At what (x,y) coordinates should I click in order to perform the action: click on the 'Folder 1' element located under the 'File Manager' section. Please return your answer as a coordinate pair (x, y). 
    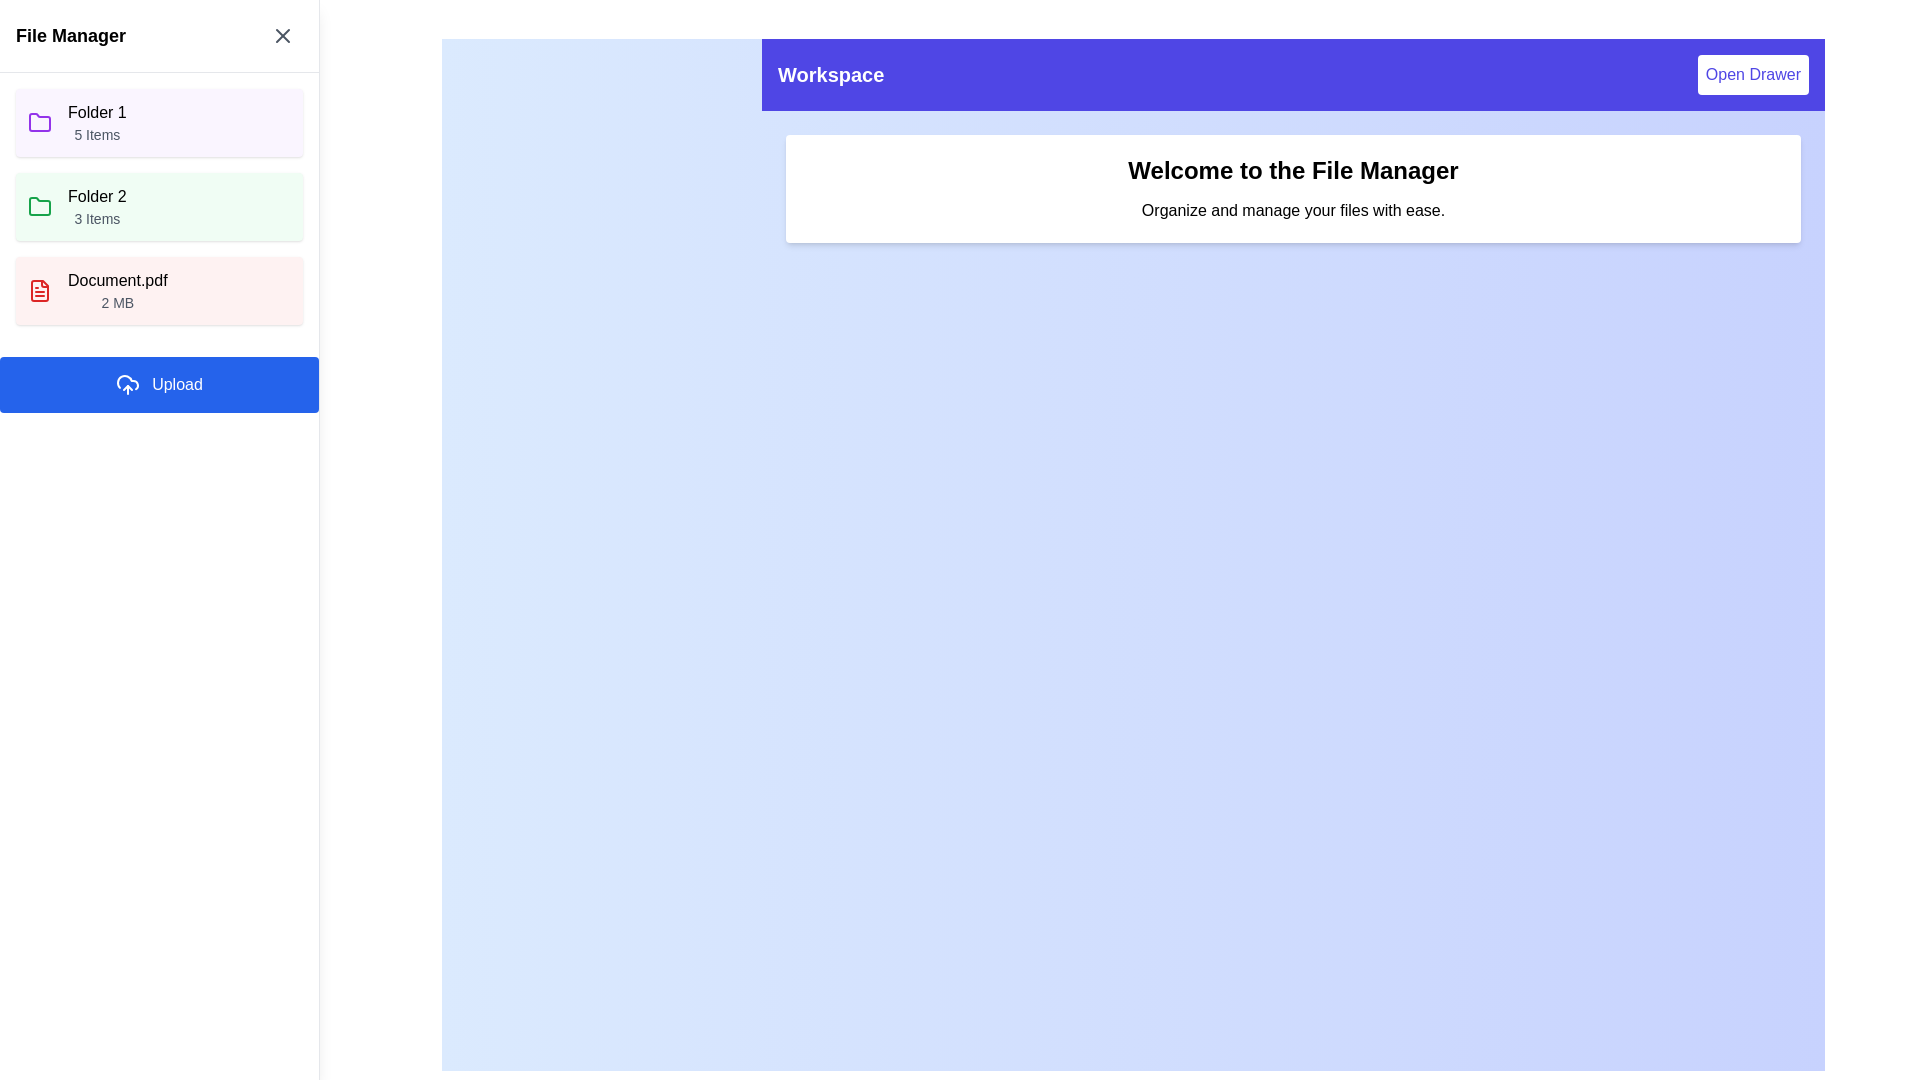
    Looking at the image, I should click on (96, 123).